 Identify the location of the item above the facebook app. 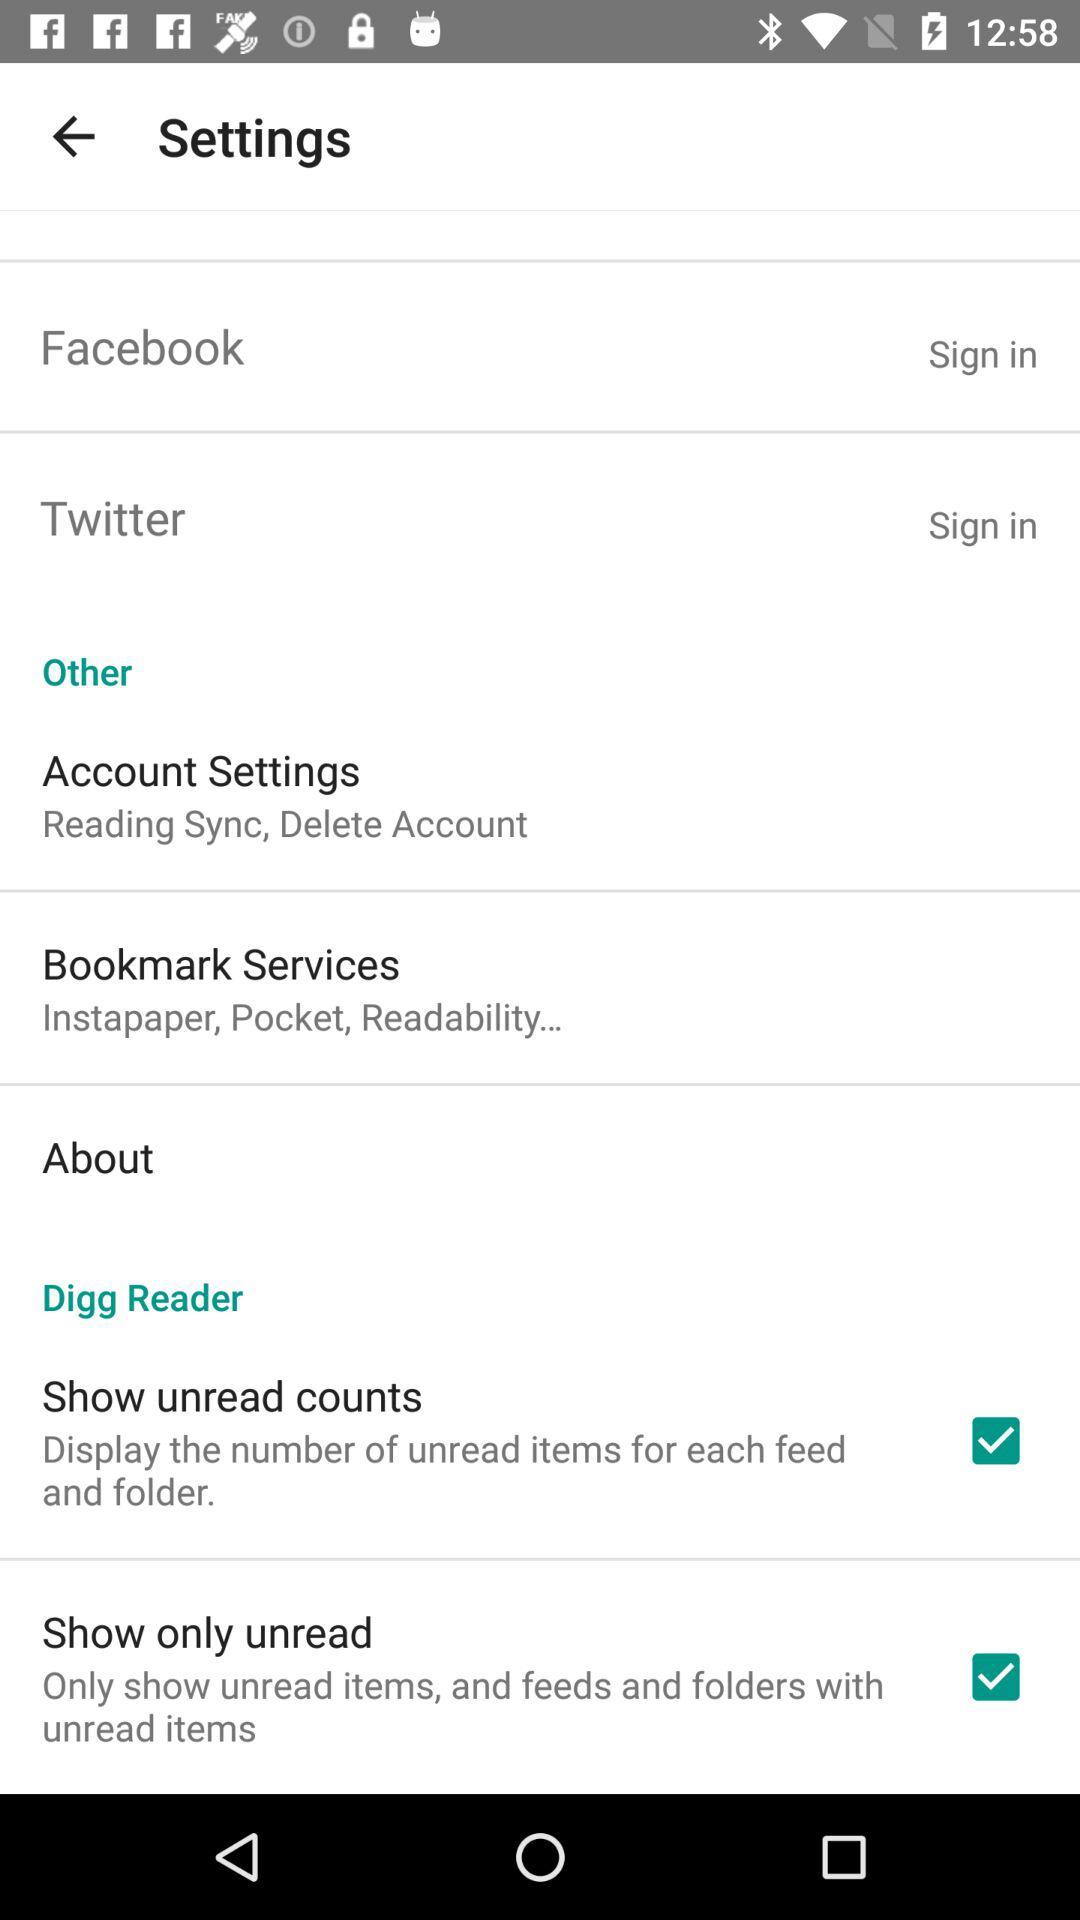
(72, 135).